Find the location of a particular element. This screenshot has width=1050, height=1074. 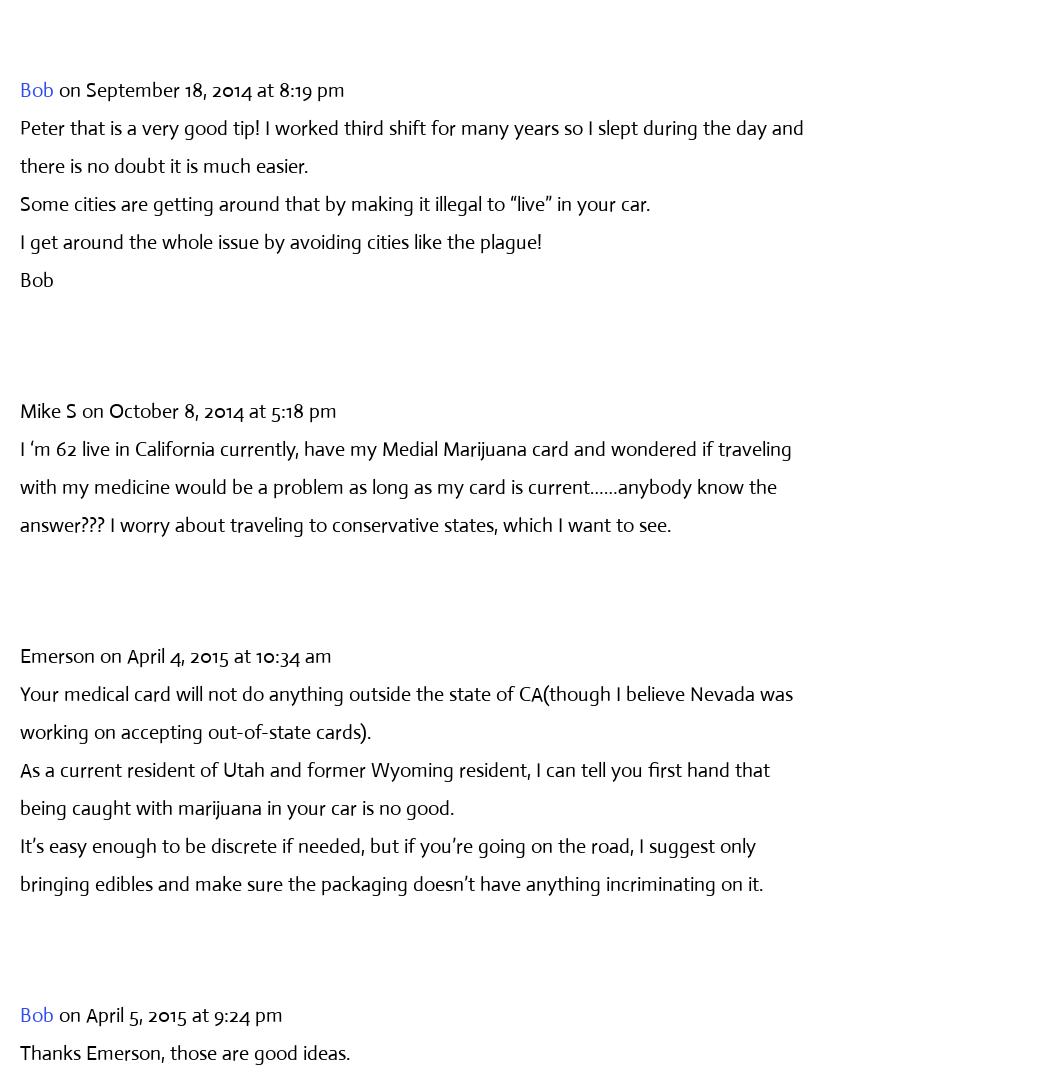

'on April 4, 2015 at 10:34 am' is located at coordinates (214, 654).